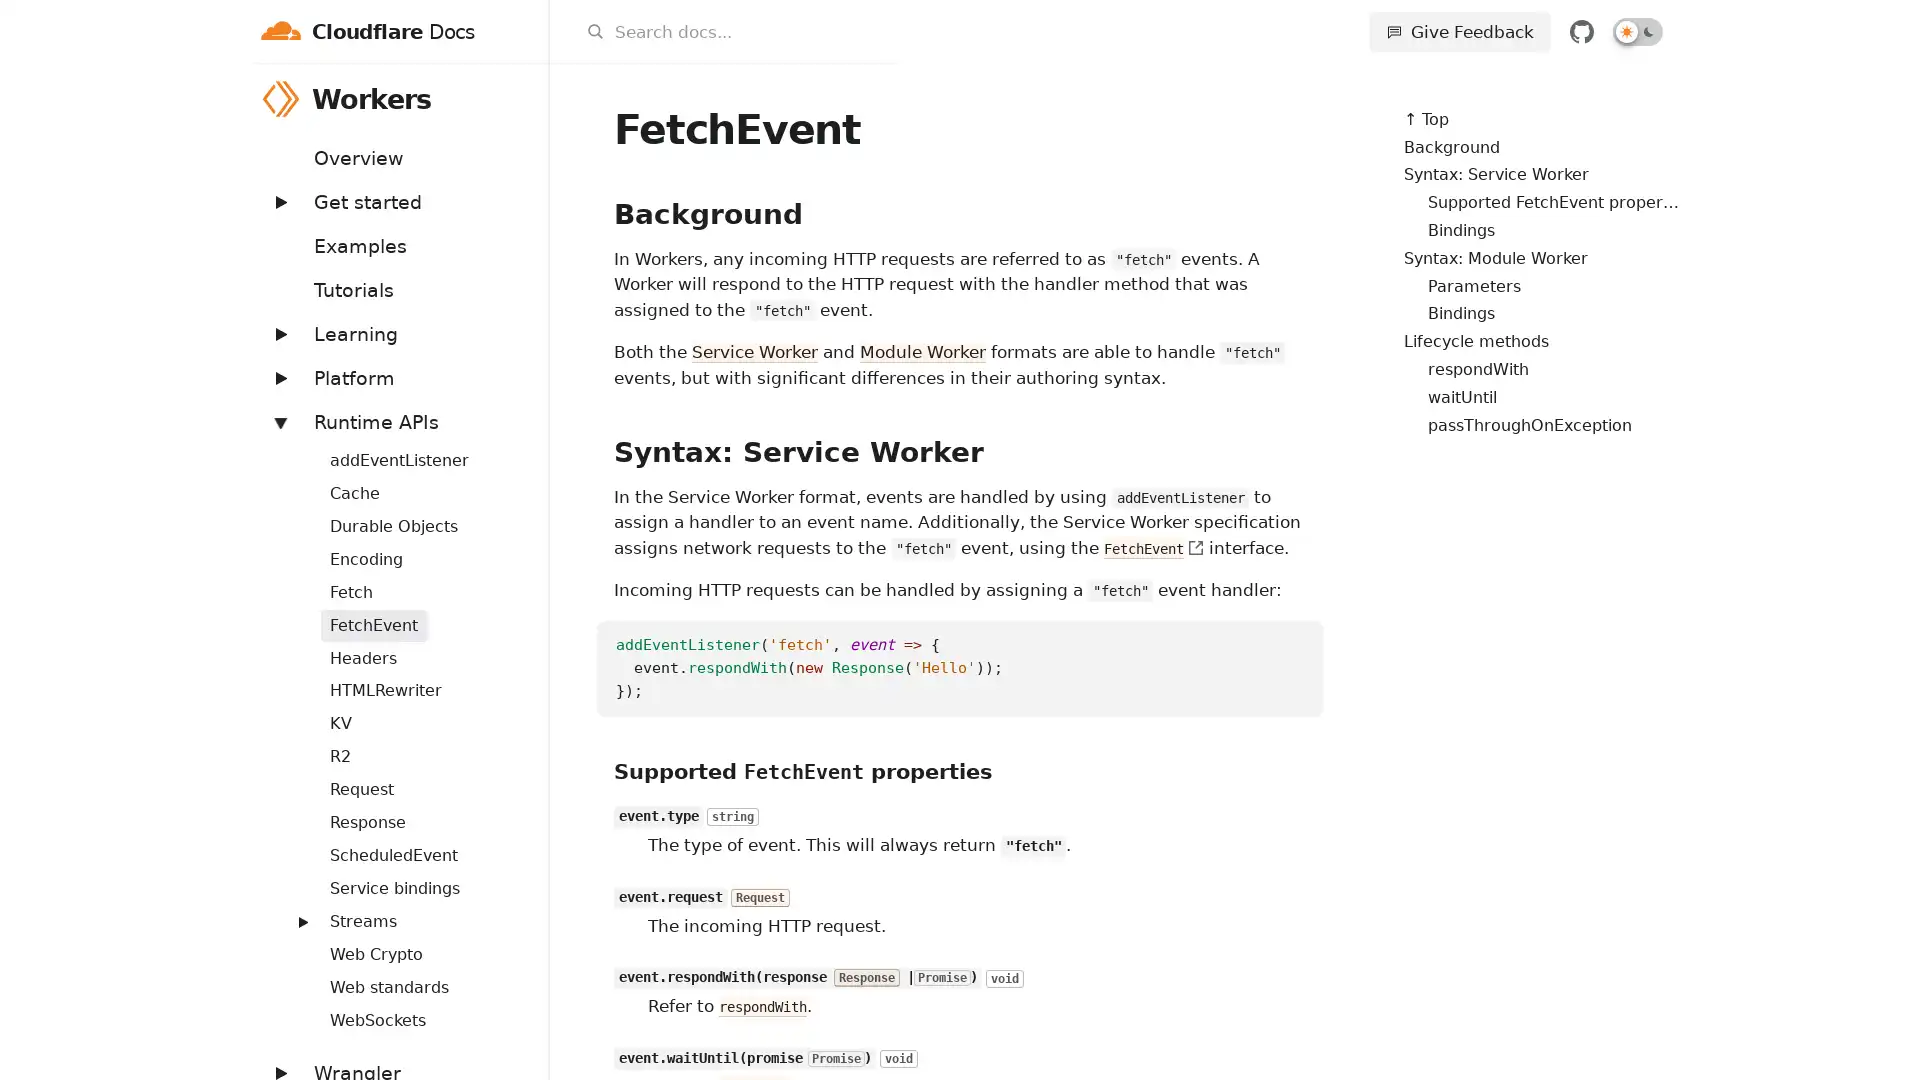 Image resolution: width=1920 pixels, height=1080 pixels. What do you see at coordinates (522, 98) in the screenshot?
I see `Workers menu` at bounding box center [522, 98].